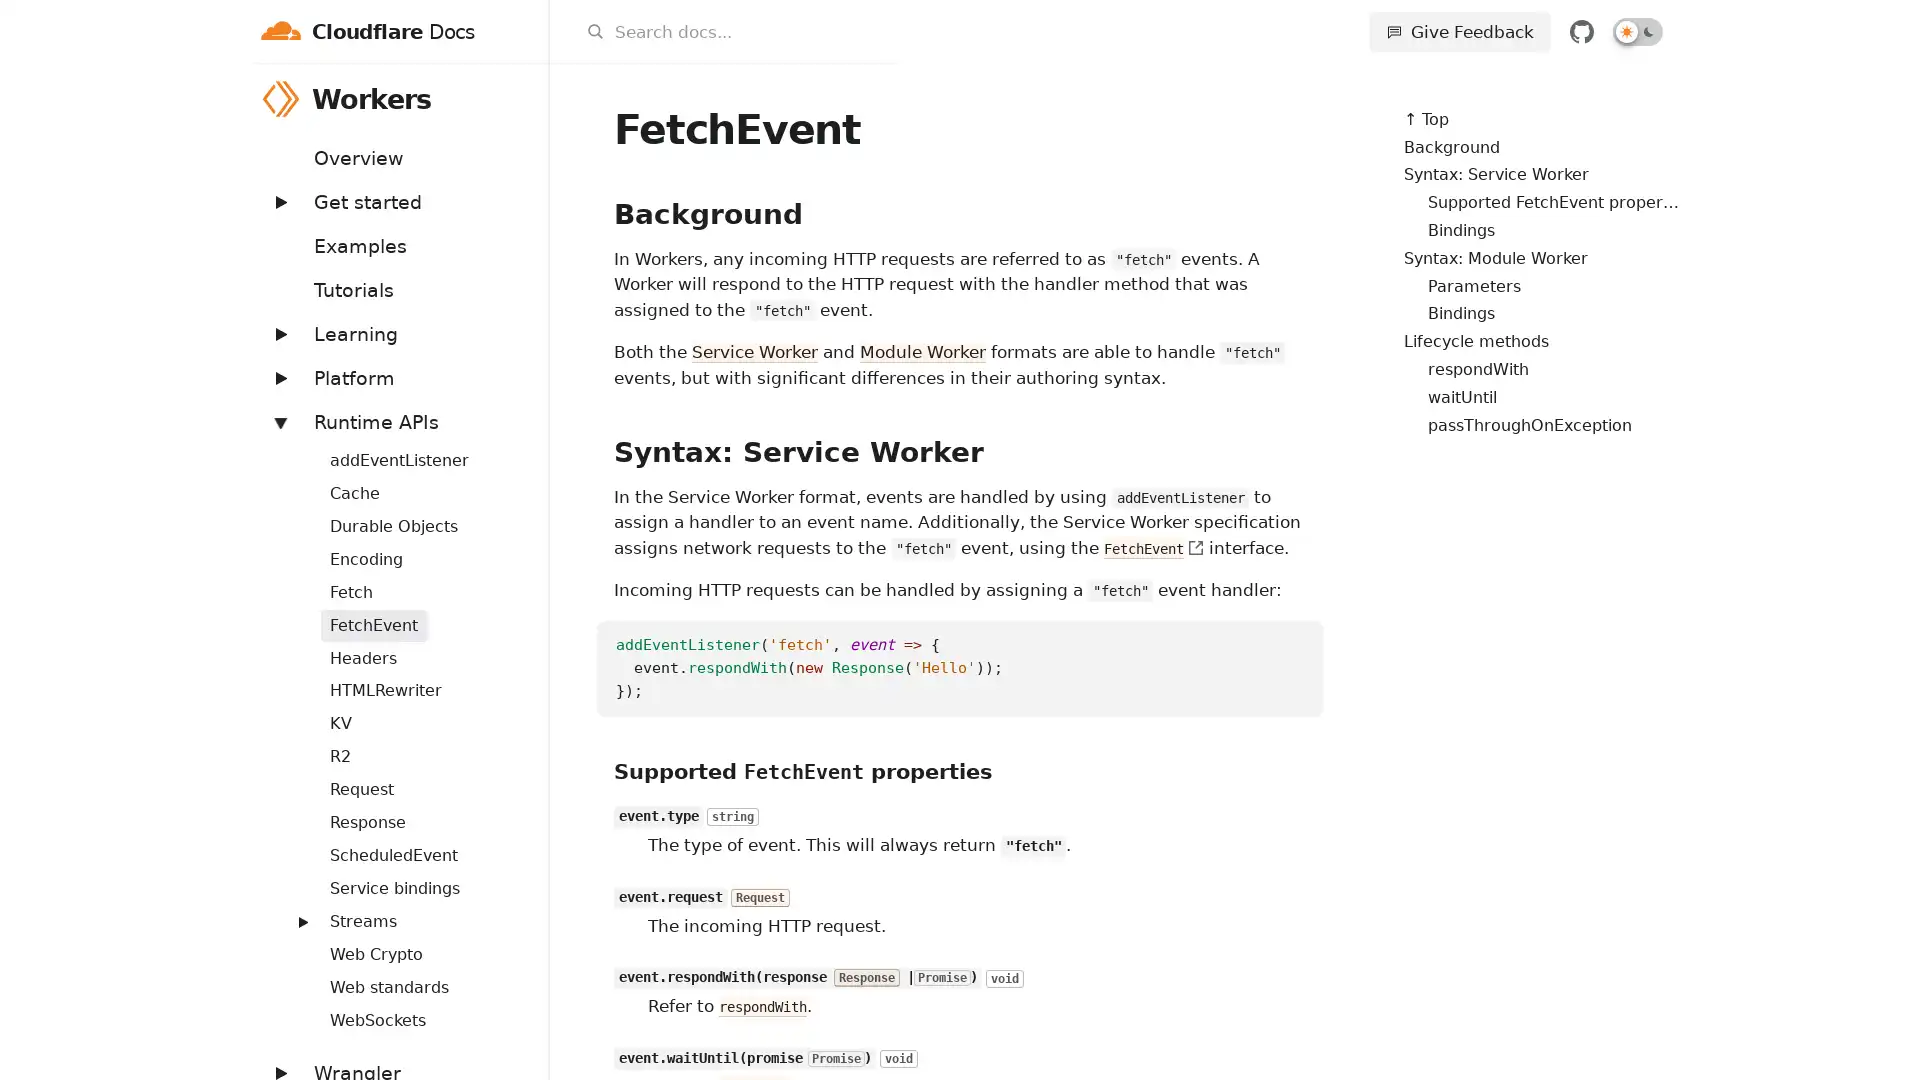 Image resolution: width=1920 pixels, height=1080 pixels. What do you see at coordinates (522, 98) in the screenshot?
I see `Workers menu` at bounding box center [522, 98].